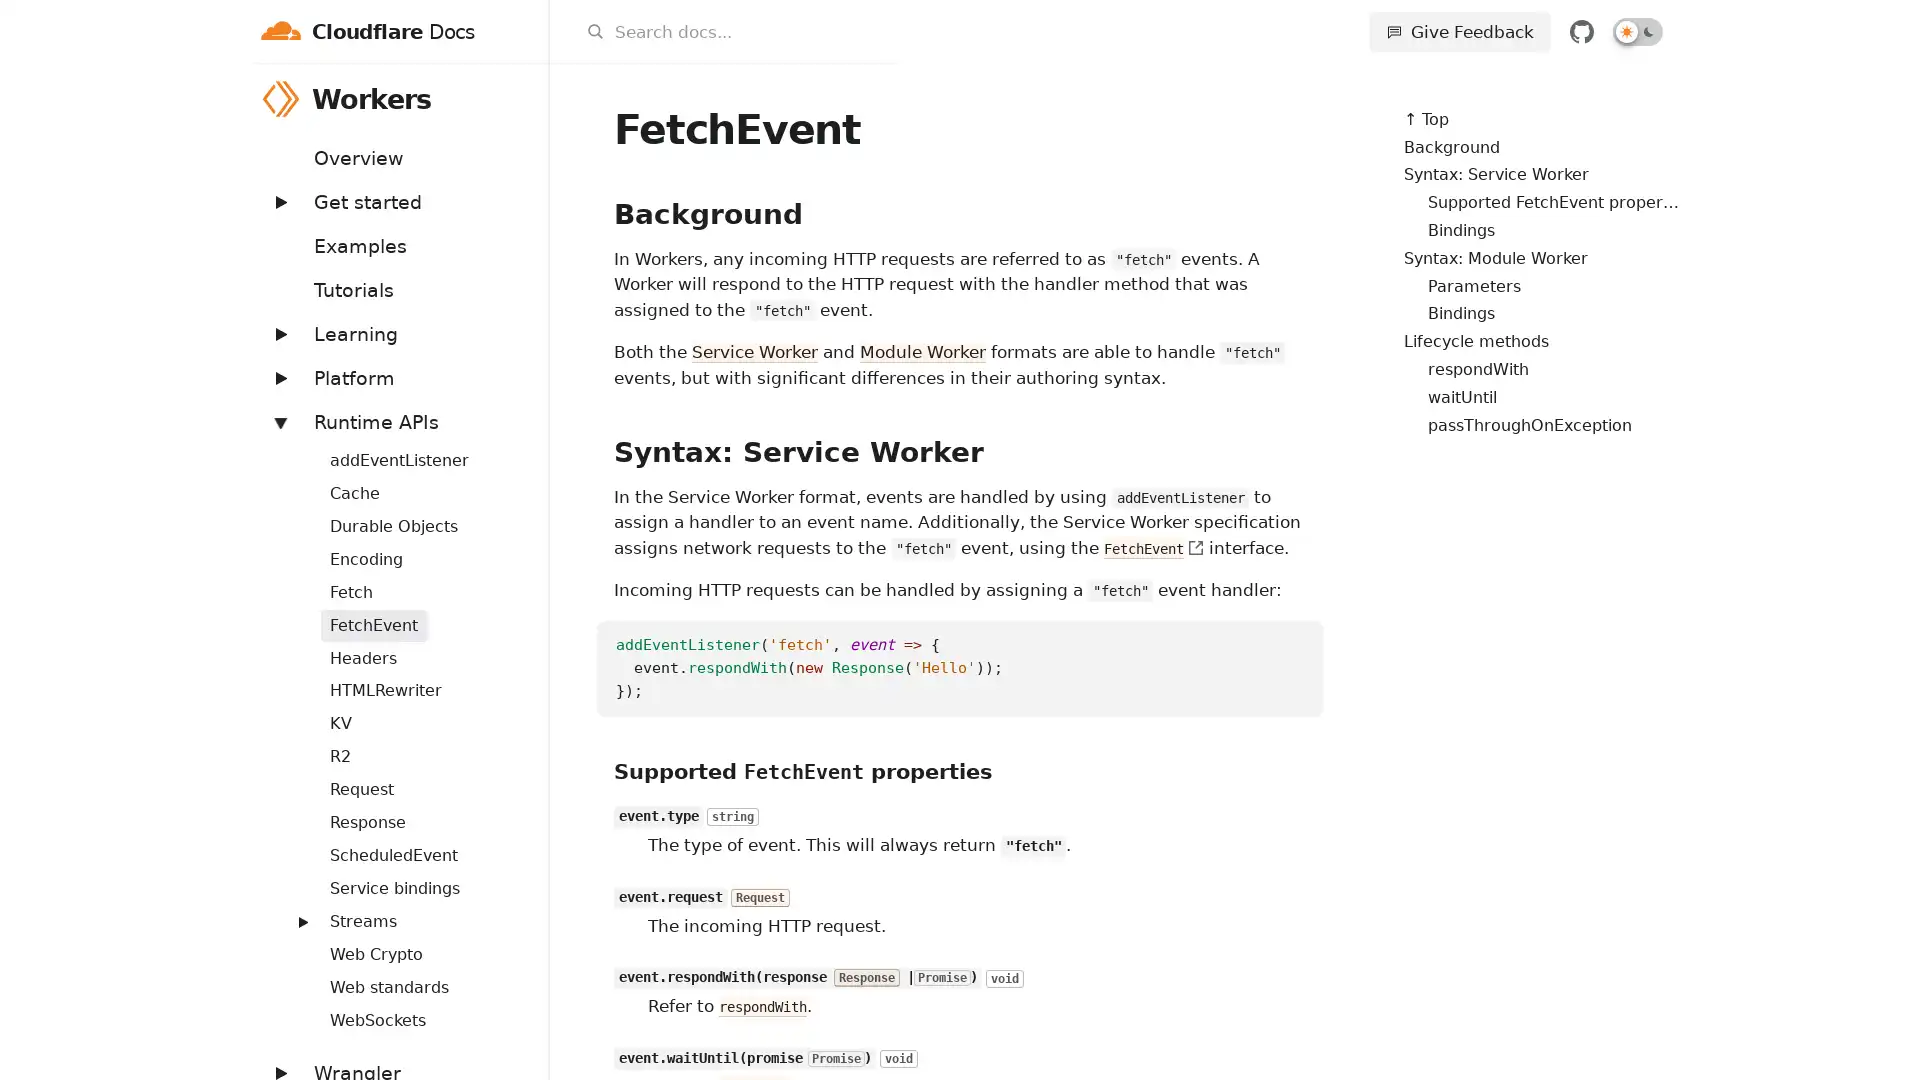 Image resolution: width=1920 pixels, height=1080 pixels. What do you see at coordinates (522, 98) in the screenshot?
I see `Workers menu` at bounding box center [522, 98].